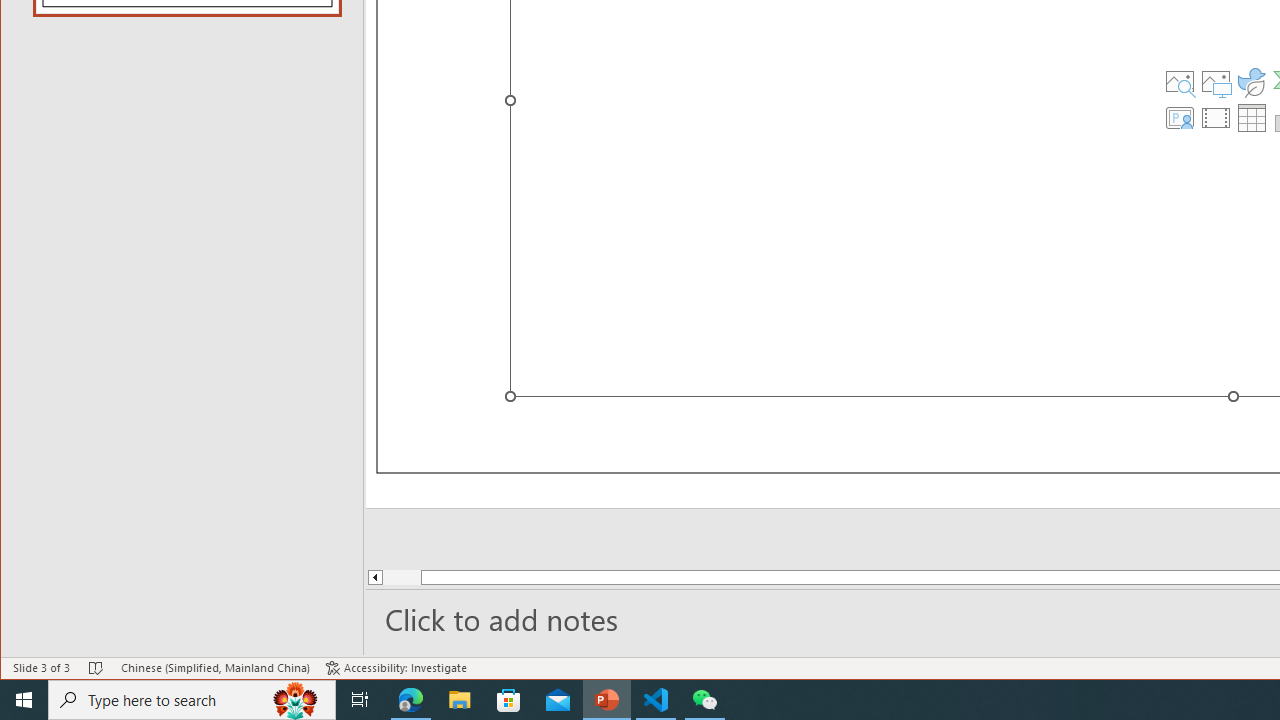 This screenshot has width=1280, height=720. I want to click on 'Spell Check No Errors', so click(95, 668).